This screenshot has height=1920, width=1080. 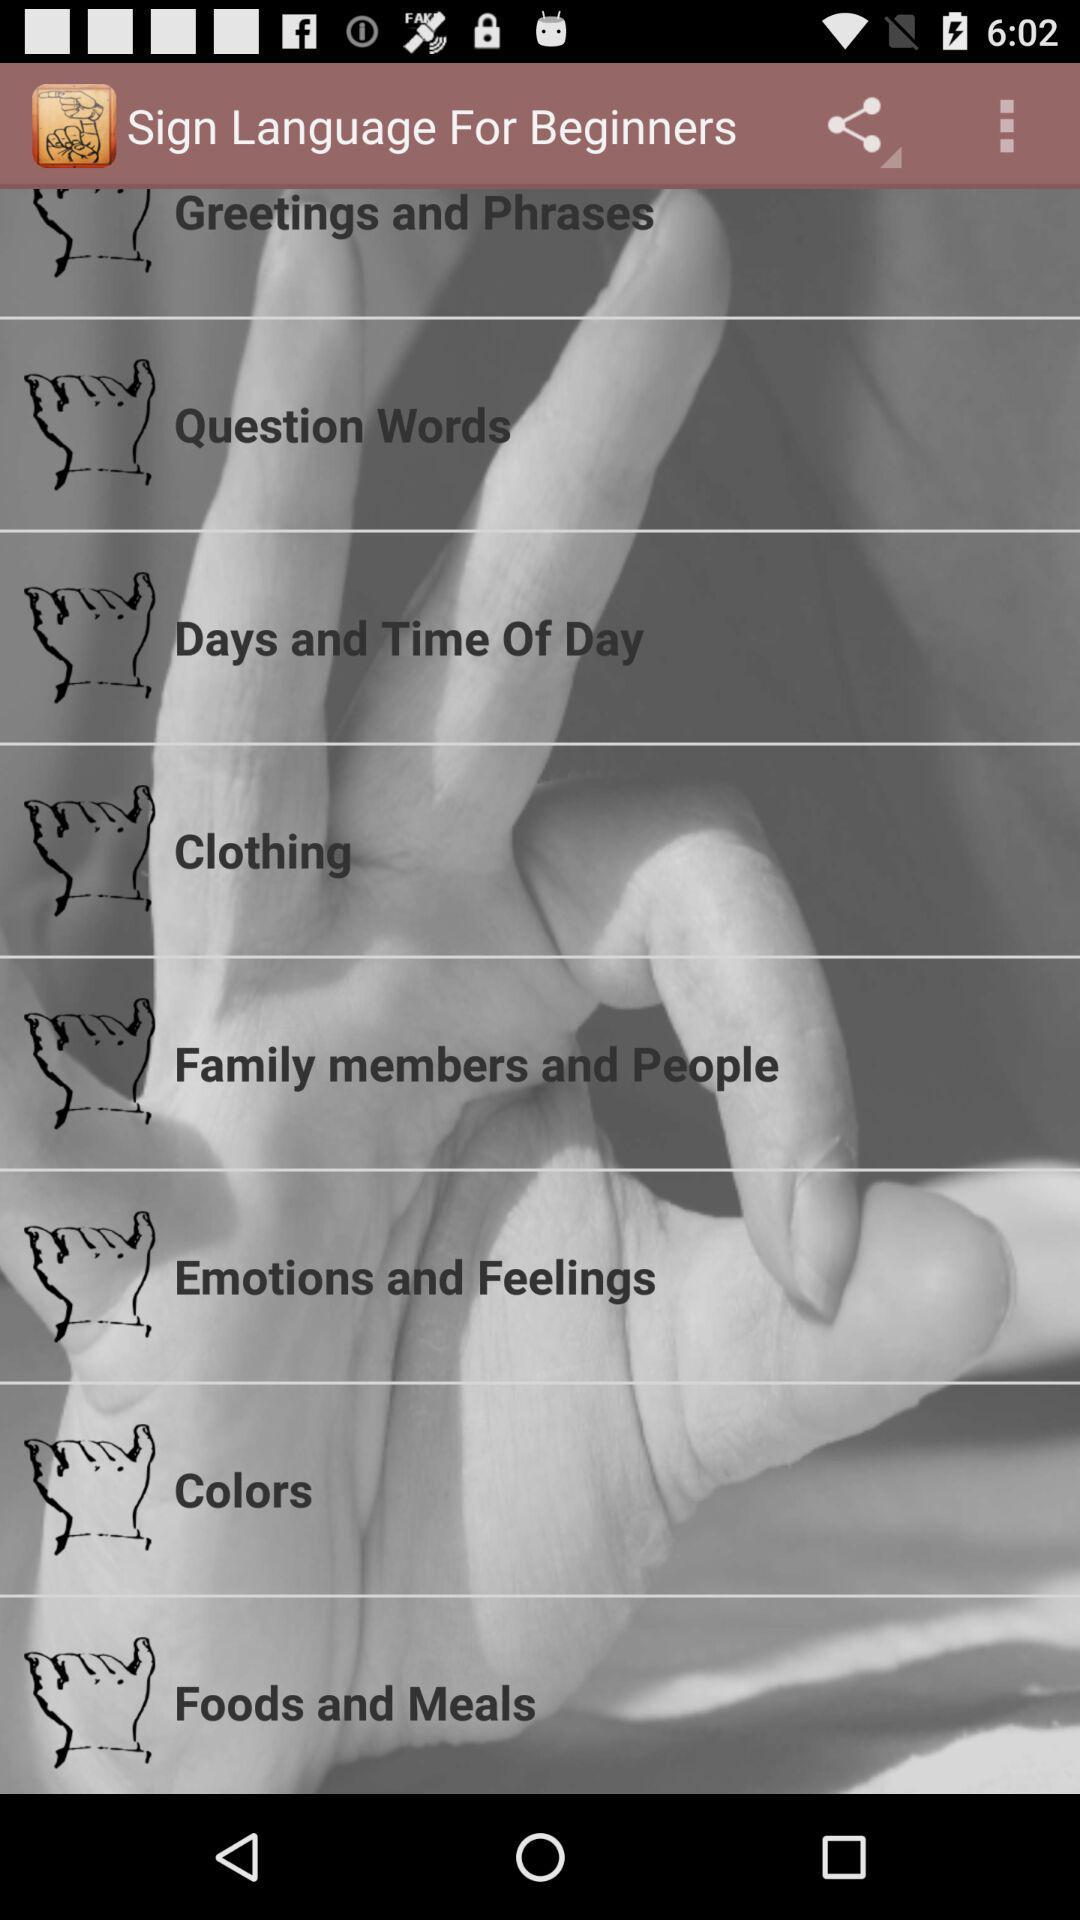 I want to click on app above colors item, so click(x=613, y=1275).